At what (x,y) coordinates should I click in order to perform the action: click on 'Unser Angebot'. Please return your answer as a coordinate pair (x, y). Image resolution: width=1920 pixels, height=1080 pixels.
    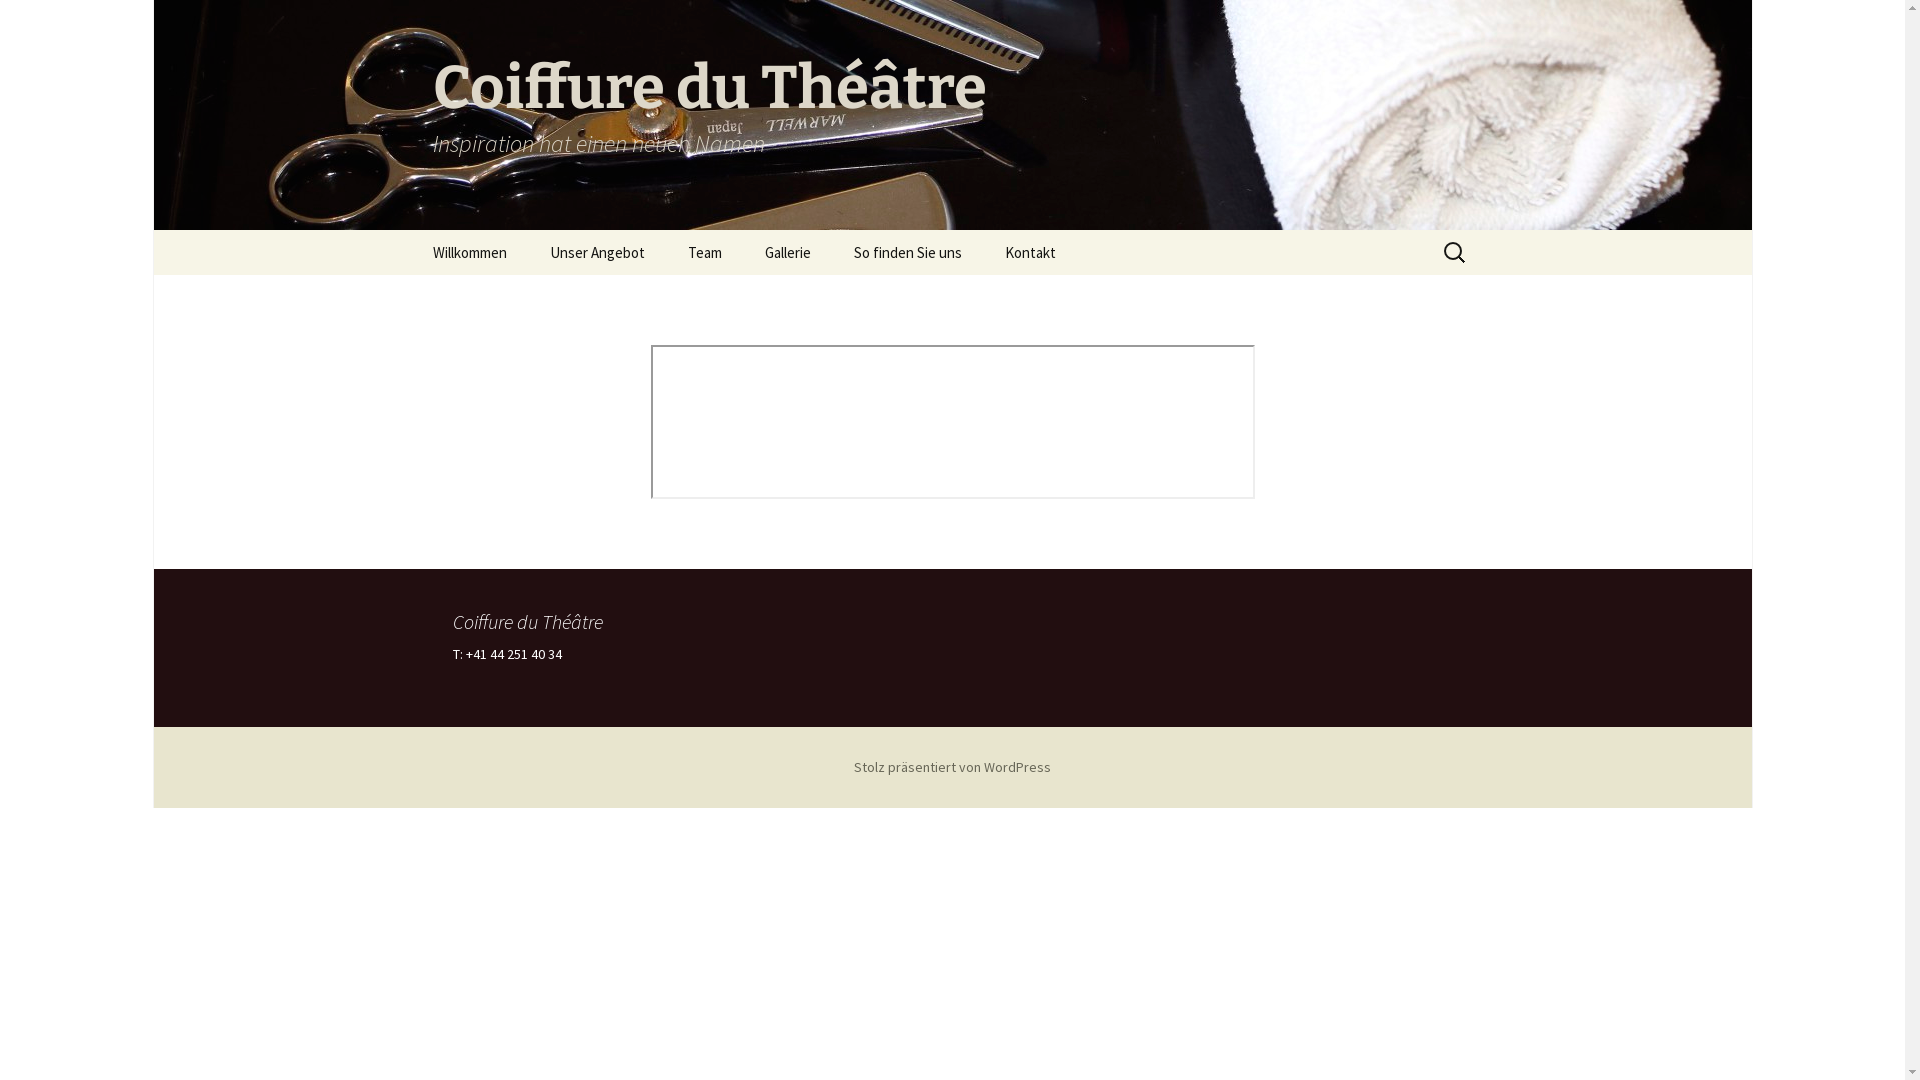
    Looking at the image, I should click on (529, 251).